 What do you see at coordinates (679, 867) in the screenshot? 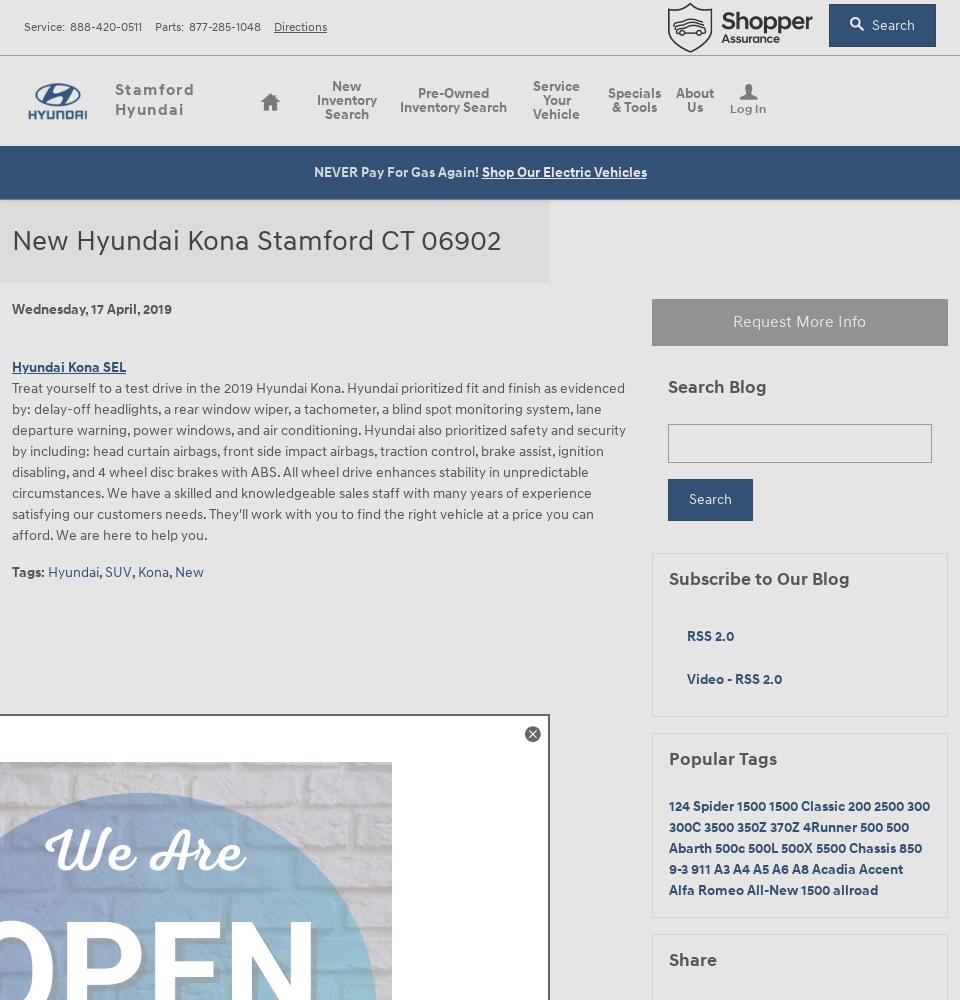
I see `'9-3'` at bounding box center [679, 867].